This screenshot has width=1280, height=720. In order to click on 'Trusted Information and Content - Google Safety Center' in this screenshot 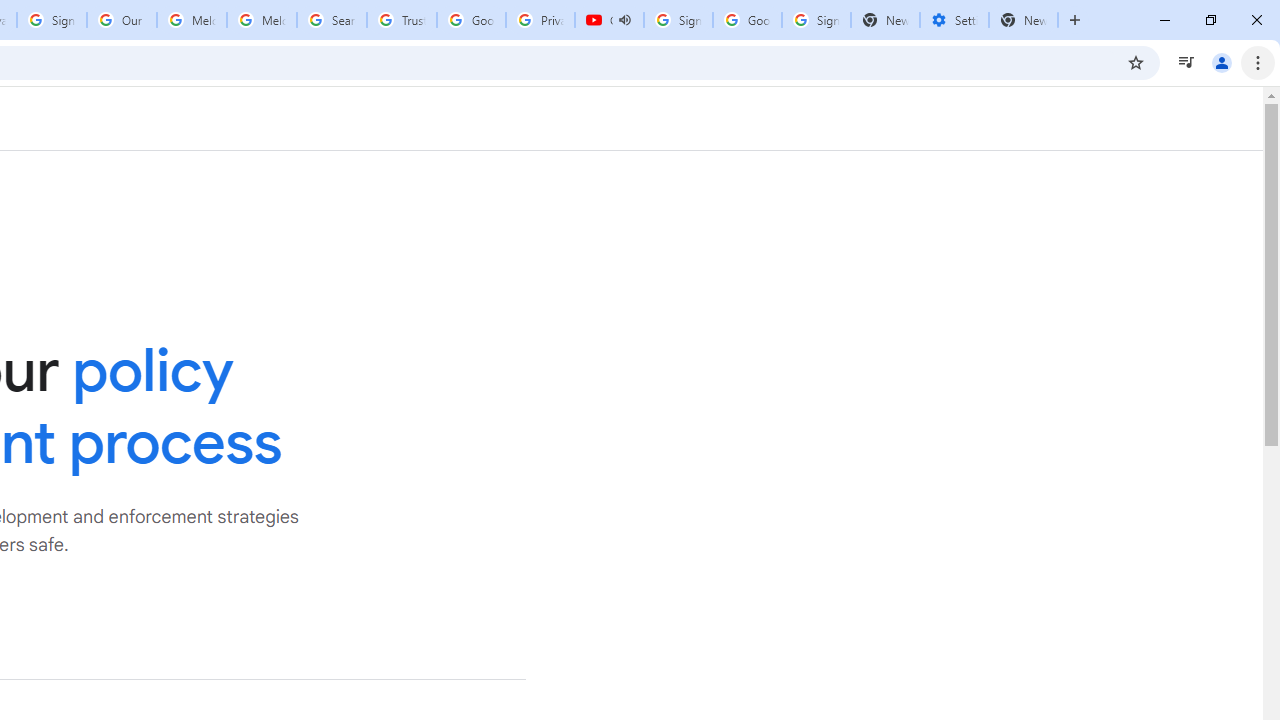, I will do `click(400, 20)`.